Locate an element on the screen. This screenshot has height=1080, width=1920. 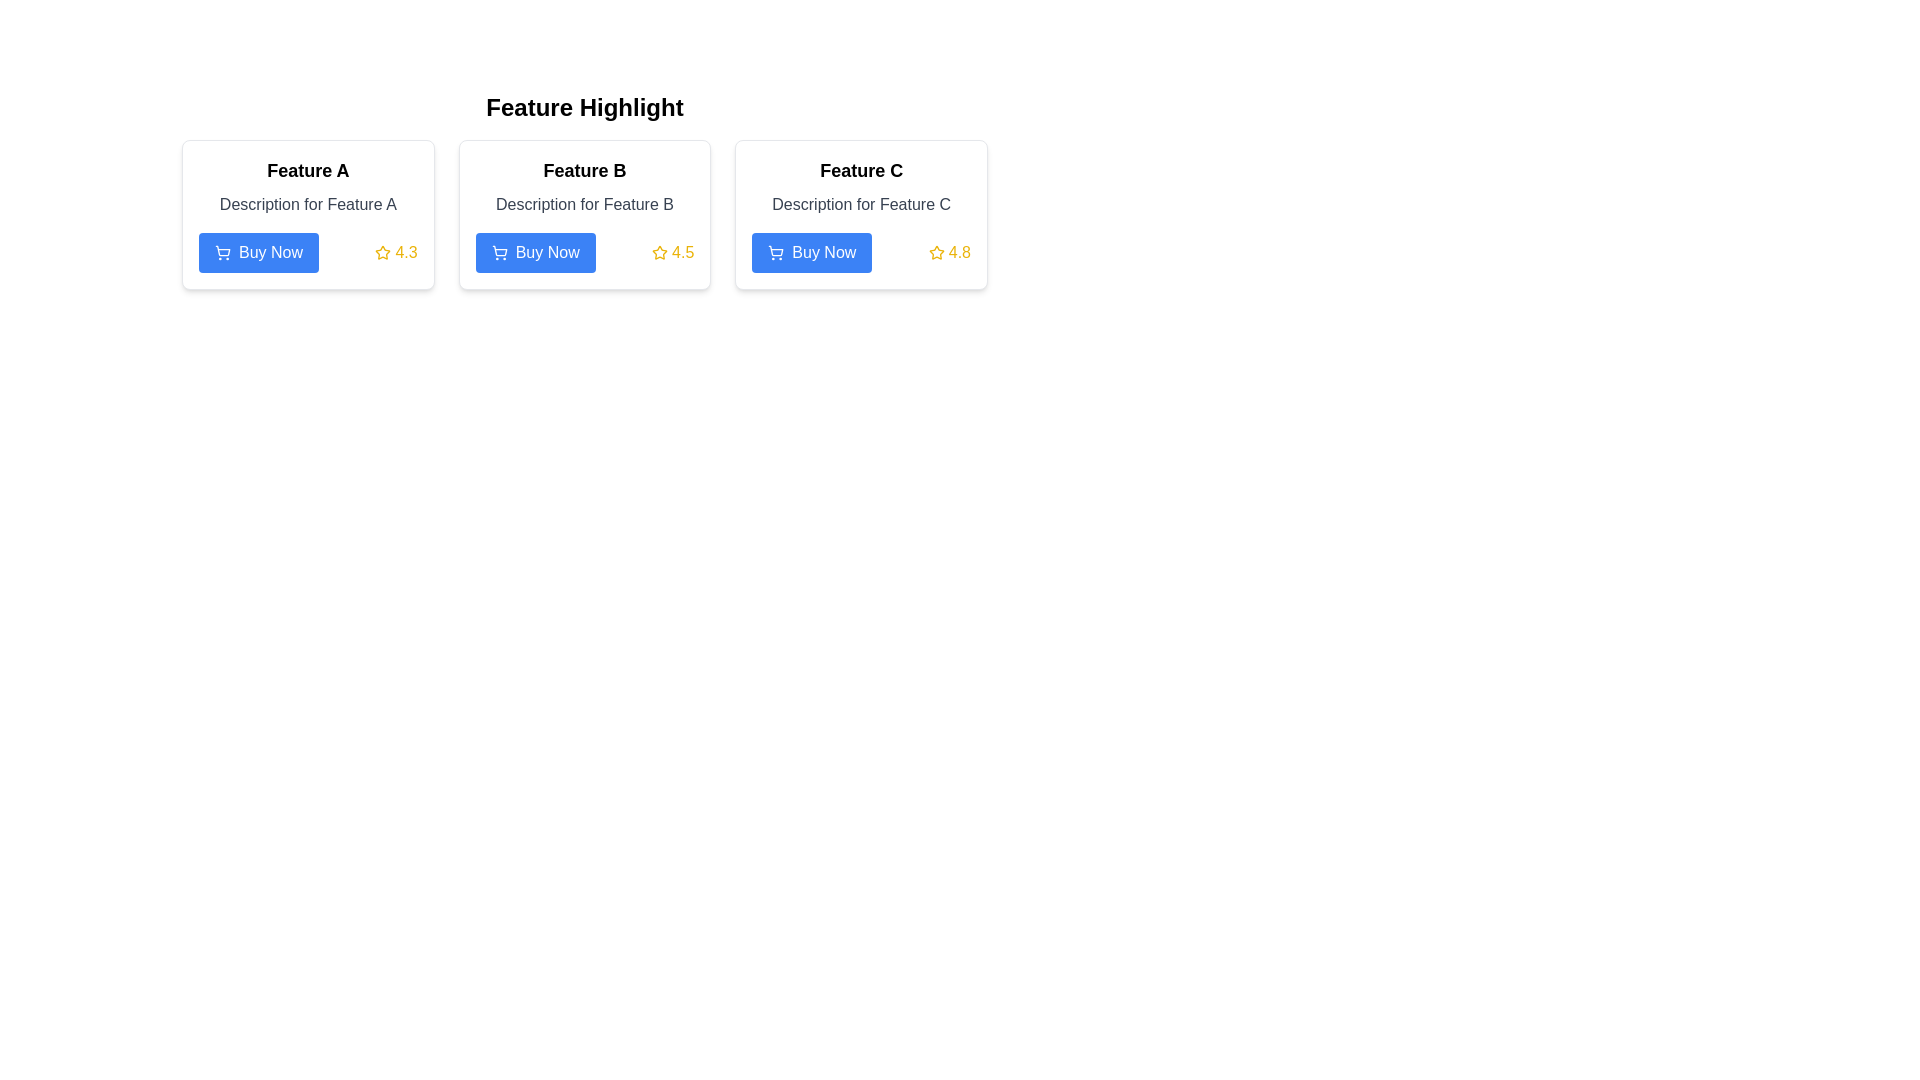
the icon on the left side of the 'Buy Now' button, which indicates the purpose of adding a feature to the purchase list is located at coordinates (499, 252).